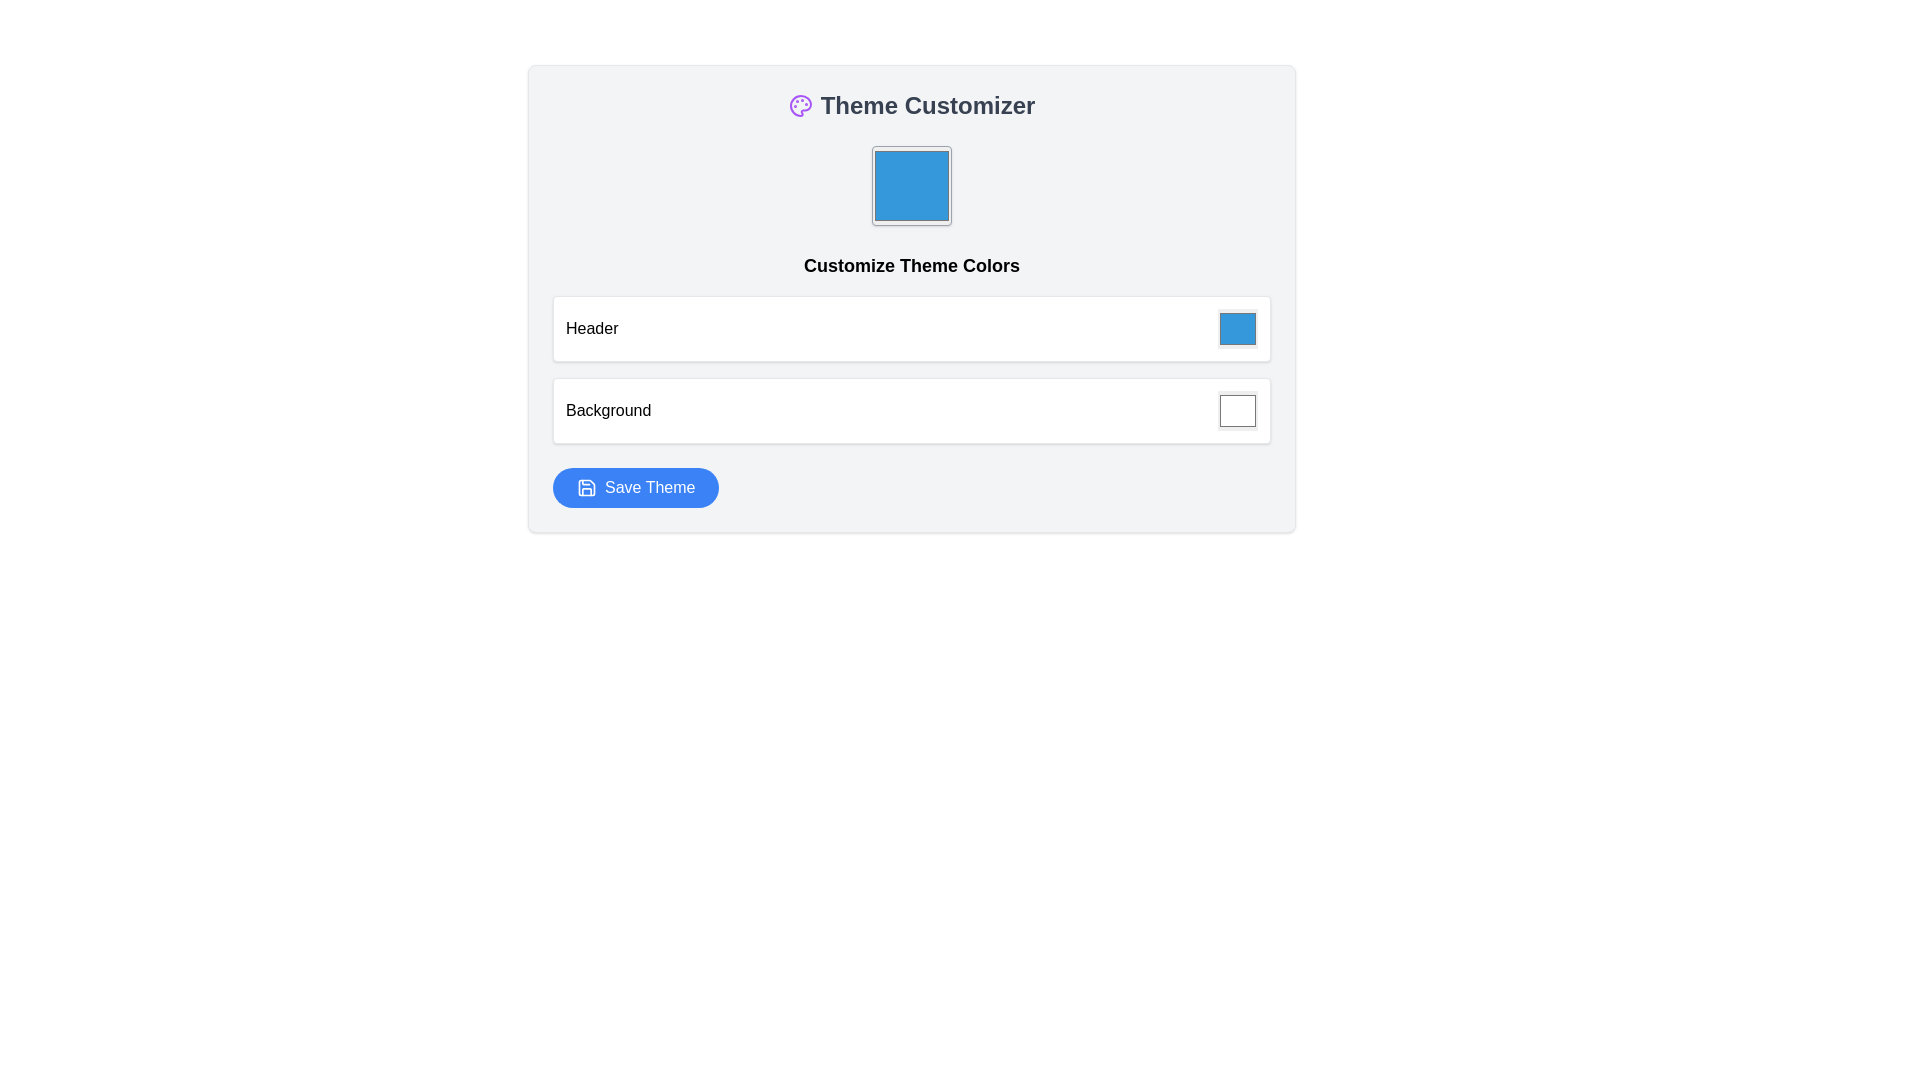  Describe the element at coordinates (585, 488) in the screenshot. I see `the 'Save' icon located to the left of the text within the 'Save Theme' button in the bottom section of the card interface` at that location.